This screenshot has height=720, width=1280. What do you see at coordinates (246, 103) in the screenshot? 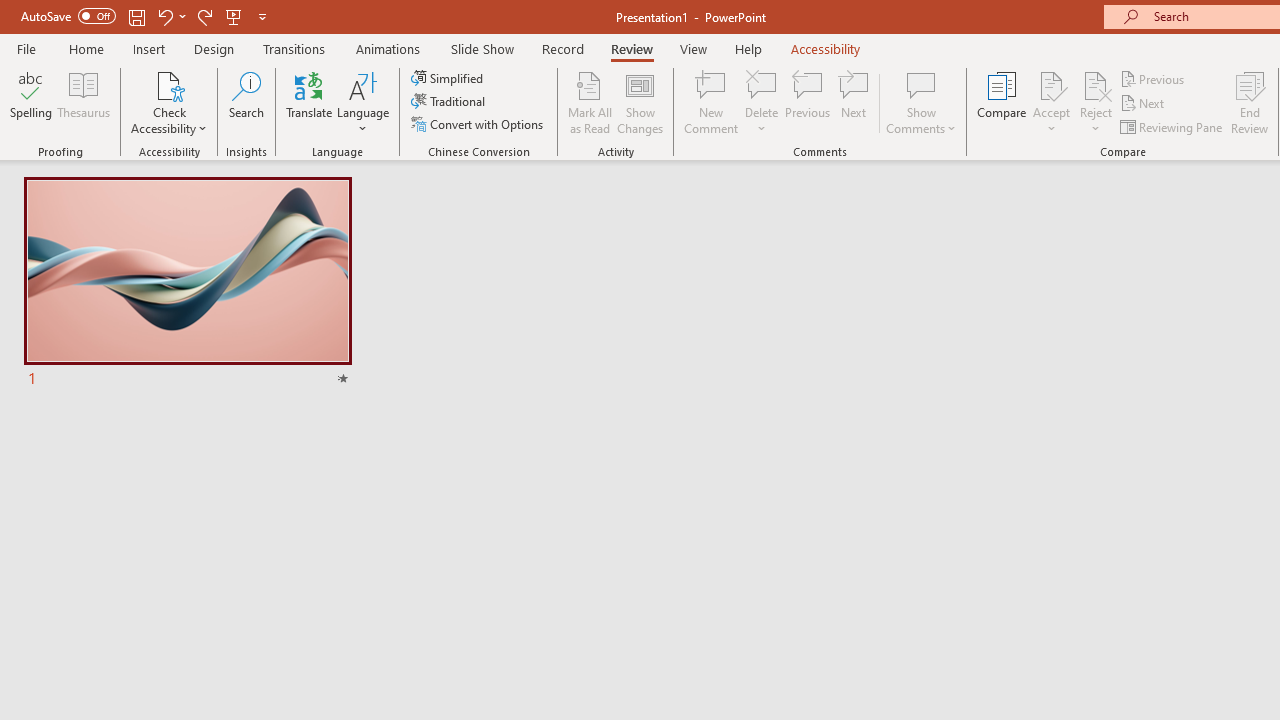
I see `'Search'` at bounding box center [246, 103].